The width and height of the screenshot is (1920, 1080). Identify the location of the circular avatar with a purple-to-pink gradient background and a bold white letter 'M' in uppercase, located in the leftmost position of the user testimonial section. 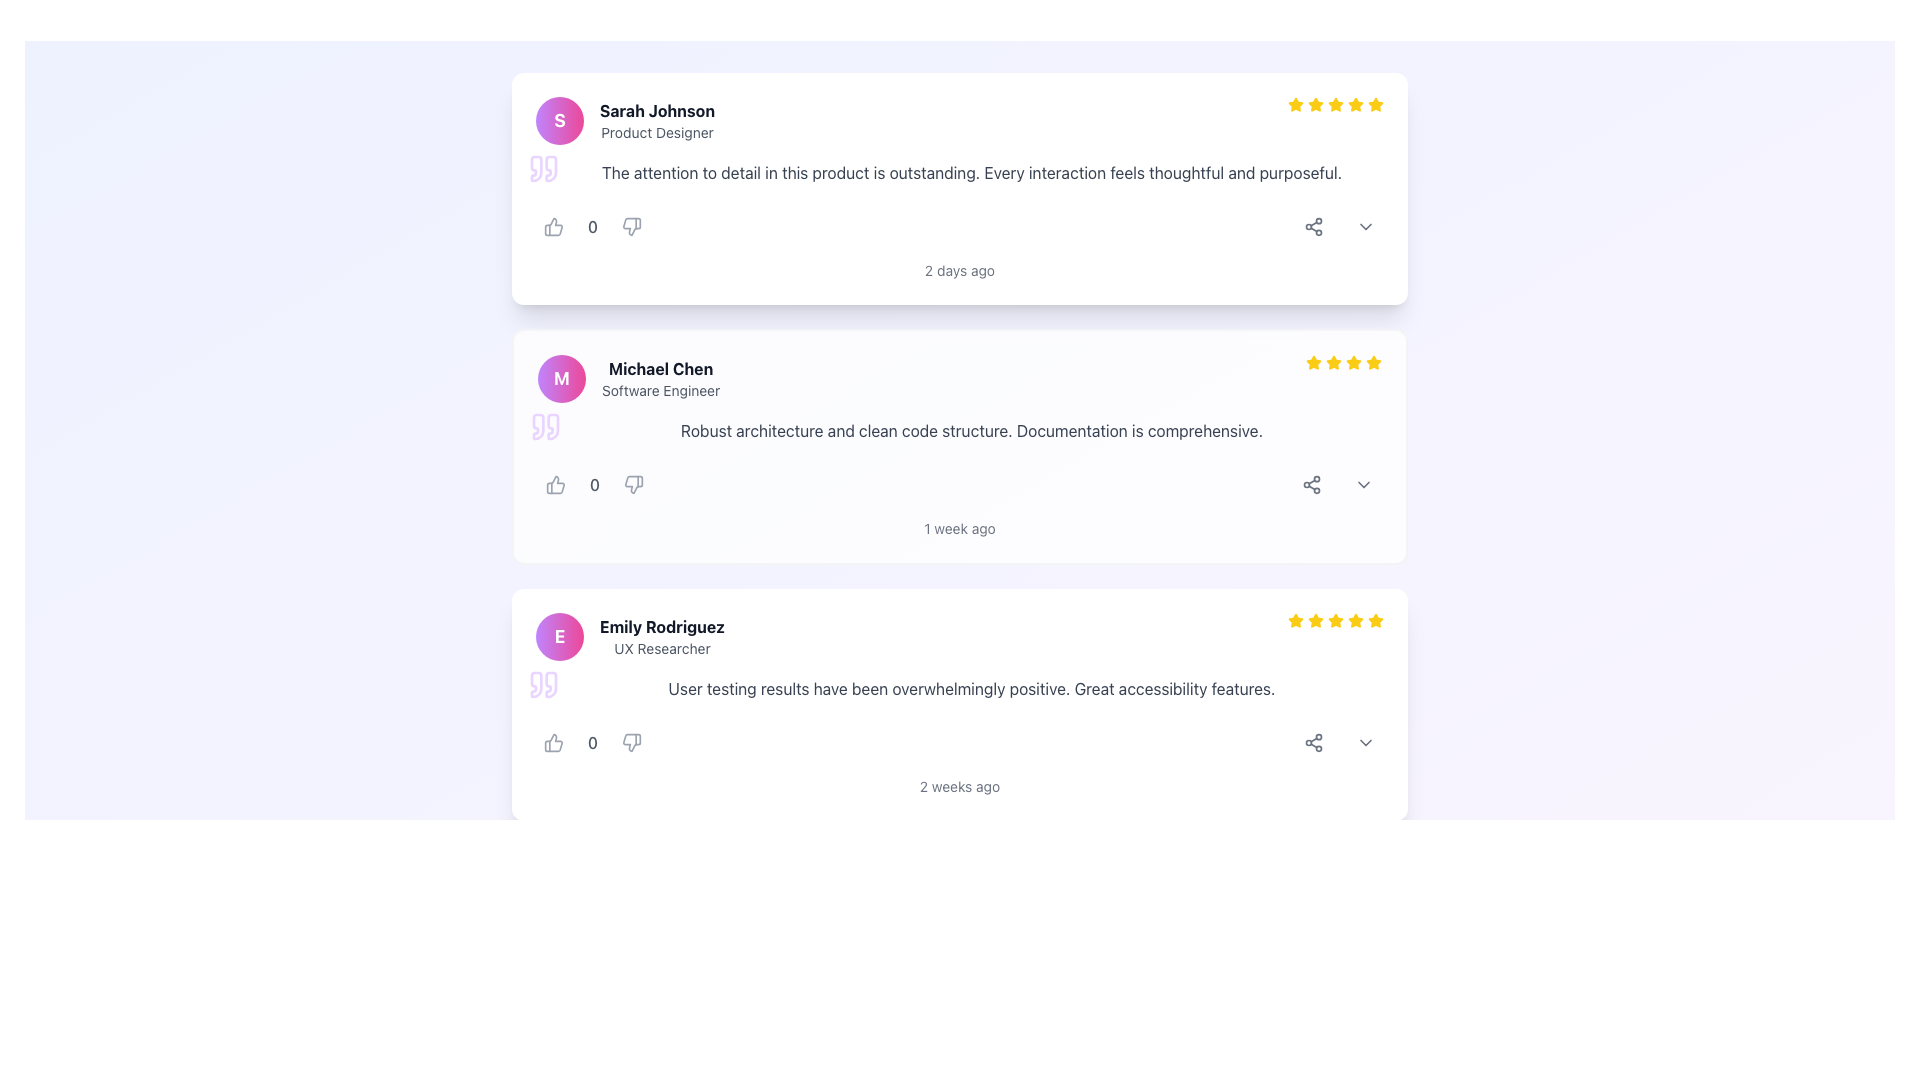
(560, 378).